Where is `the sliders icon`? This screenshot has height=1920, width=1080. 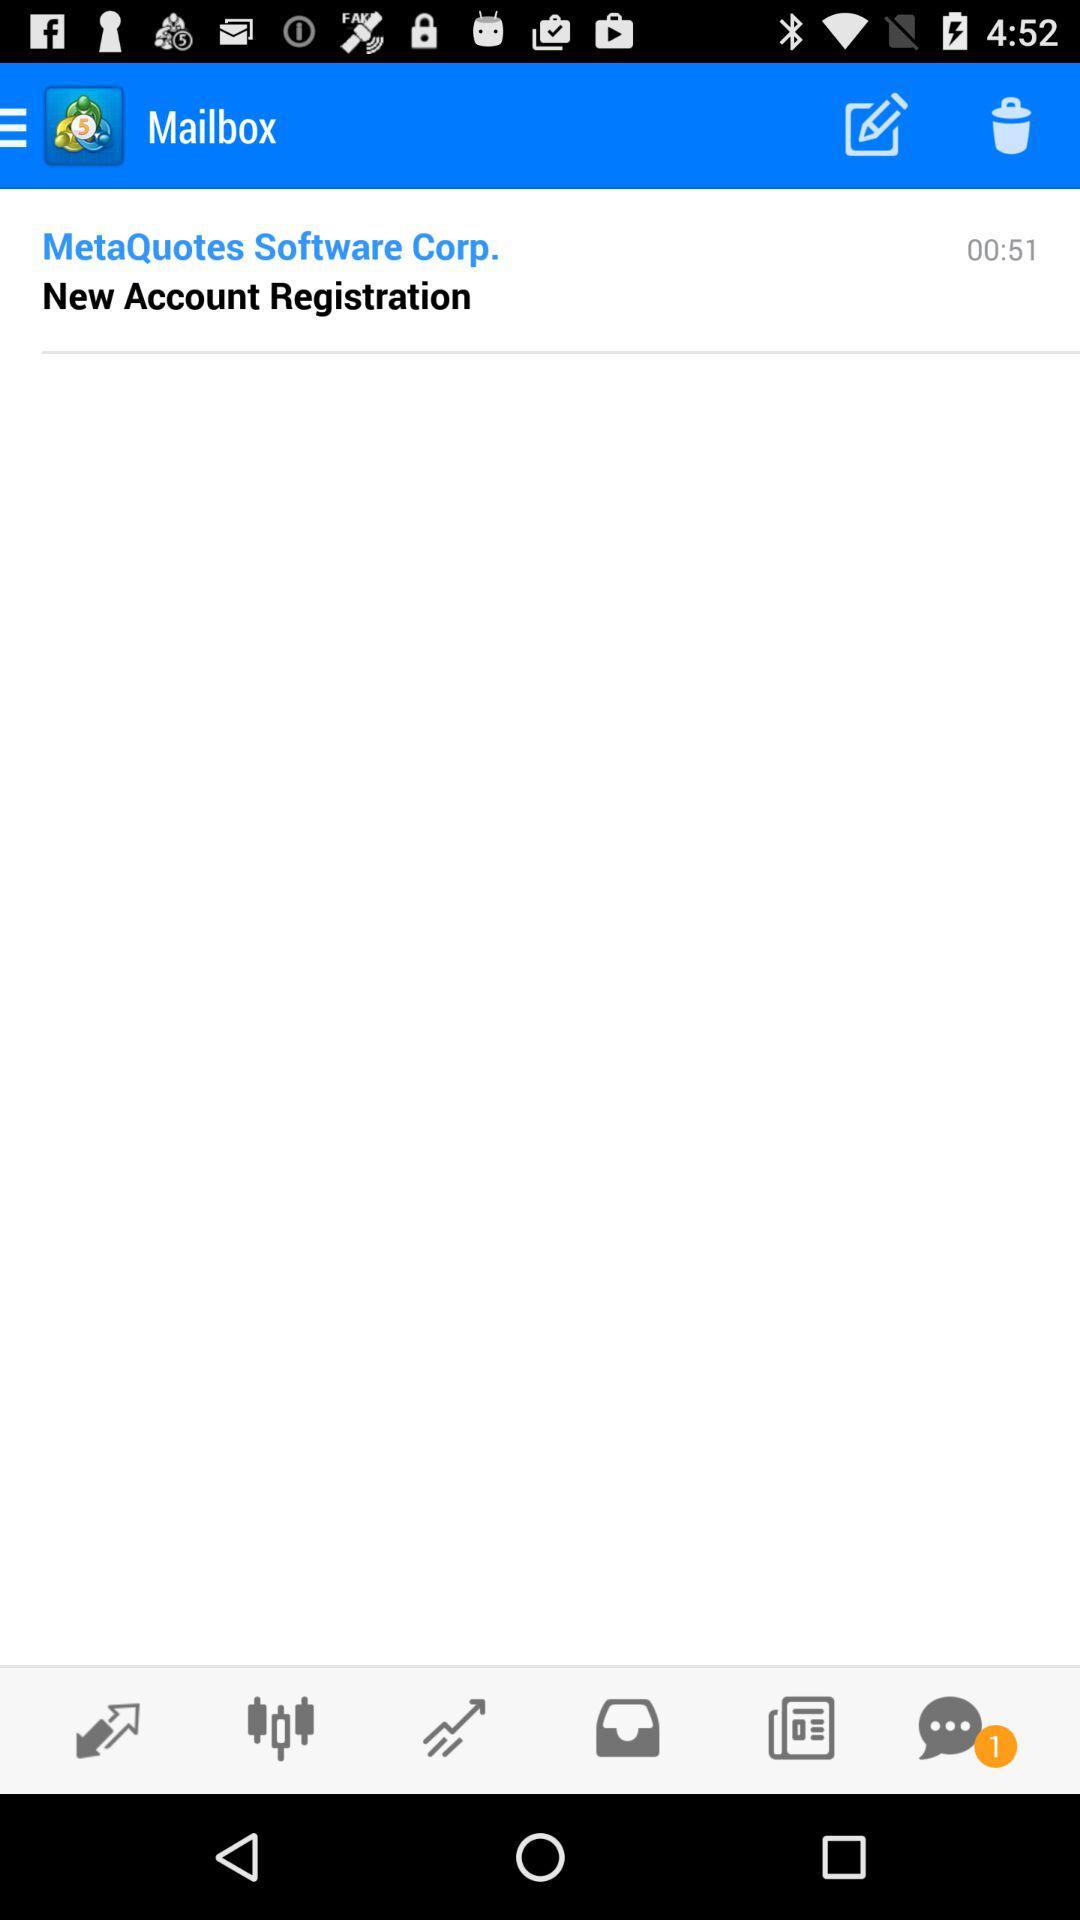 the sliders icon is located at coordinates (280, 1848).